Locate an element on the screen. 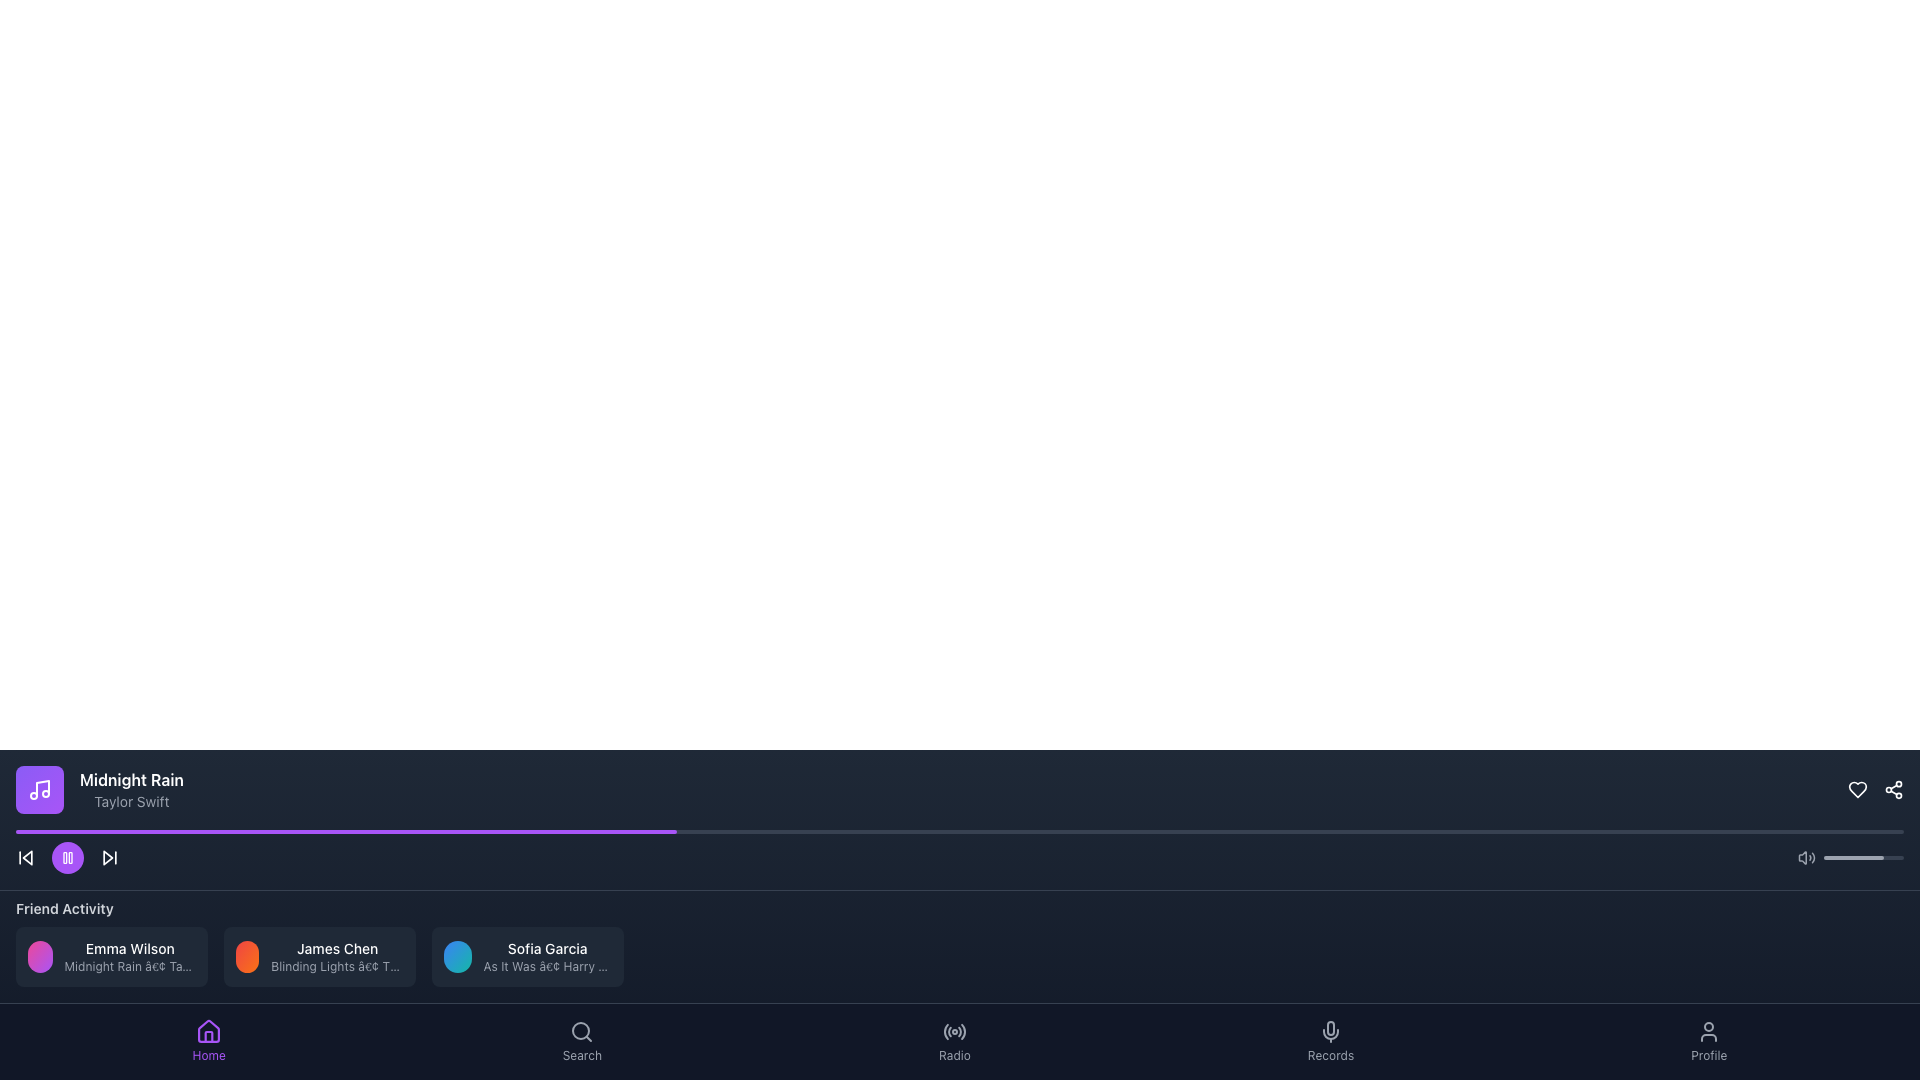  the static text label displaying 'Midnight Rain' in bold, located in the bottom-left region of the music player interface is located at coordinates (130, 778).